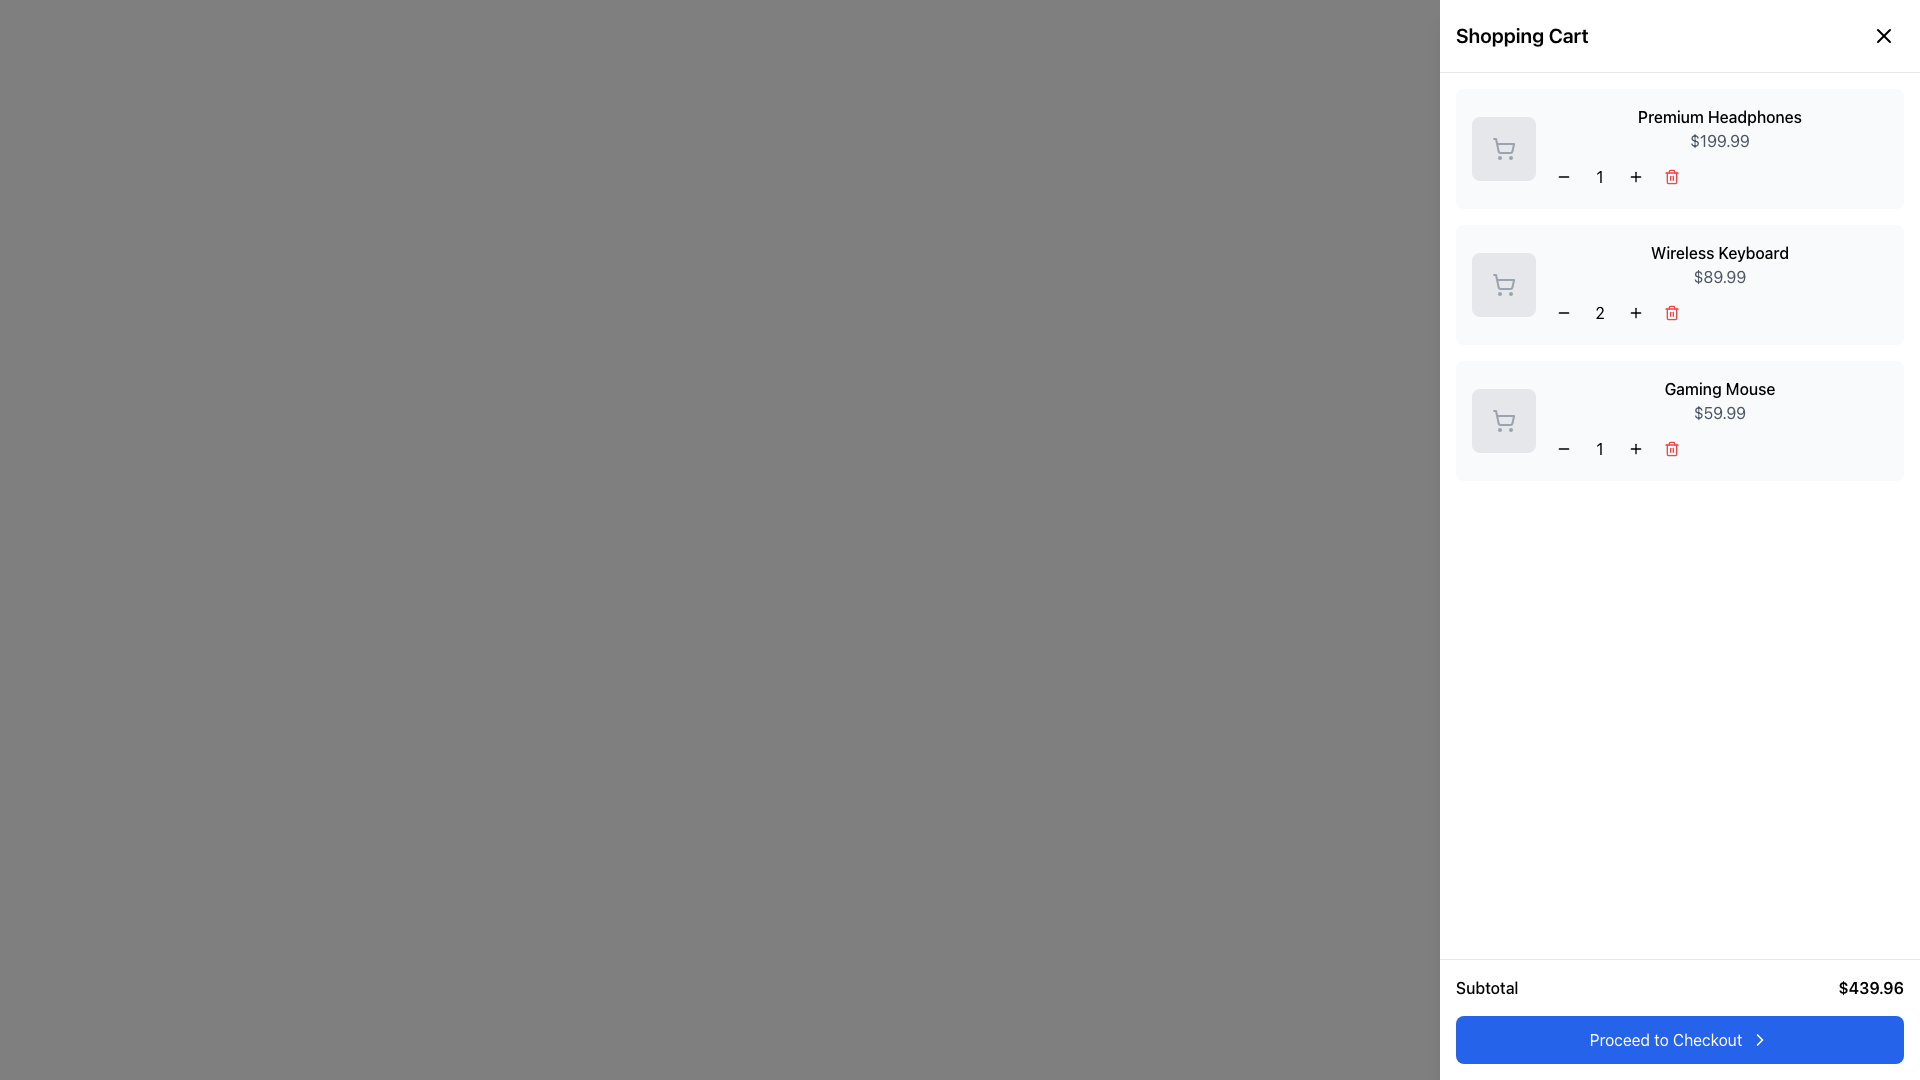 The height and width of the screenshot is (1080, 1920). I want to click on the close button located at the top-right corner of the 'Shopping Cart' modal, so click(1879, 39).